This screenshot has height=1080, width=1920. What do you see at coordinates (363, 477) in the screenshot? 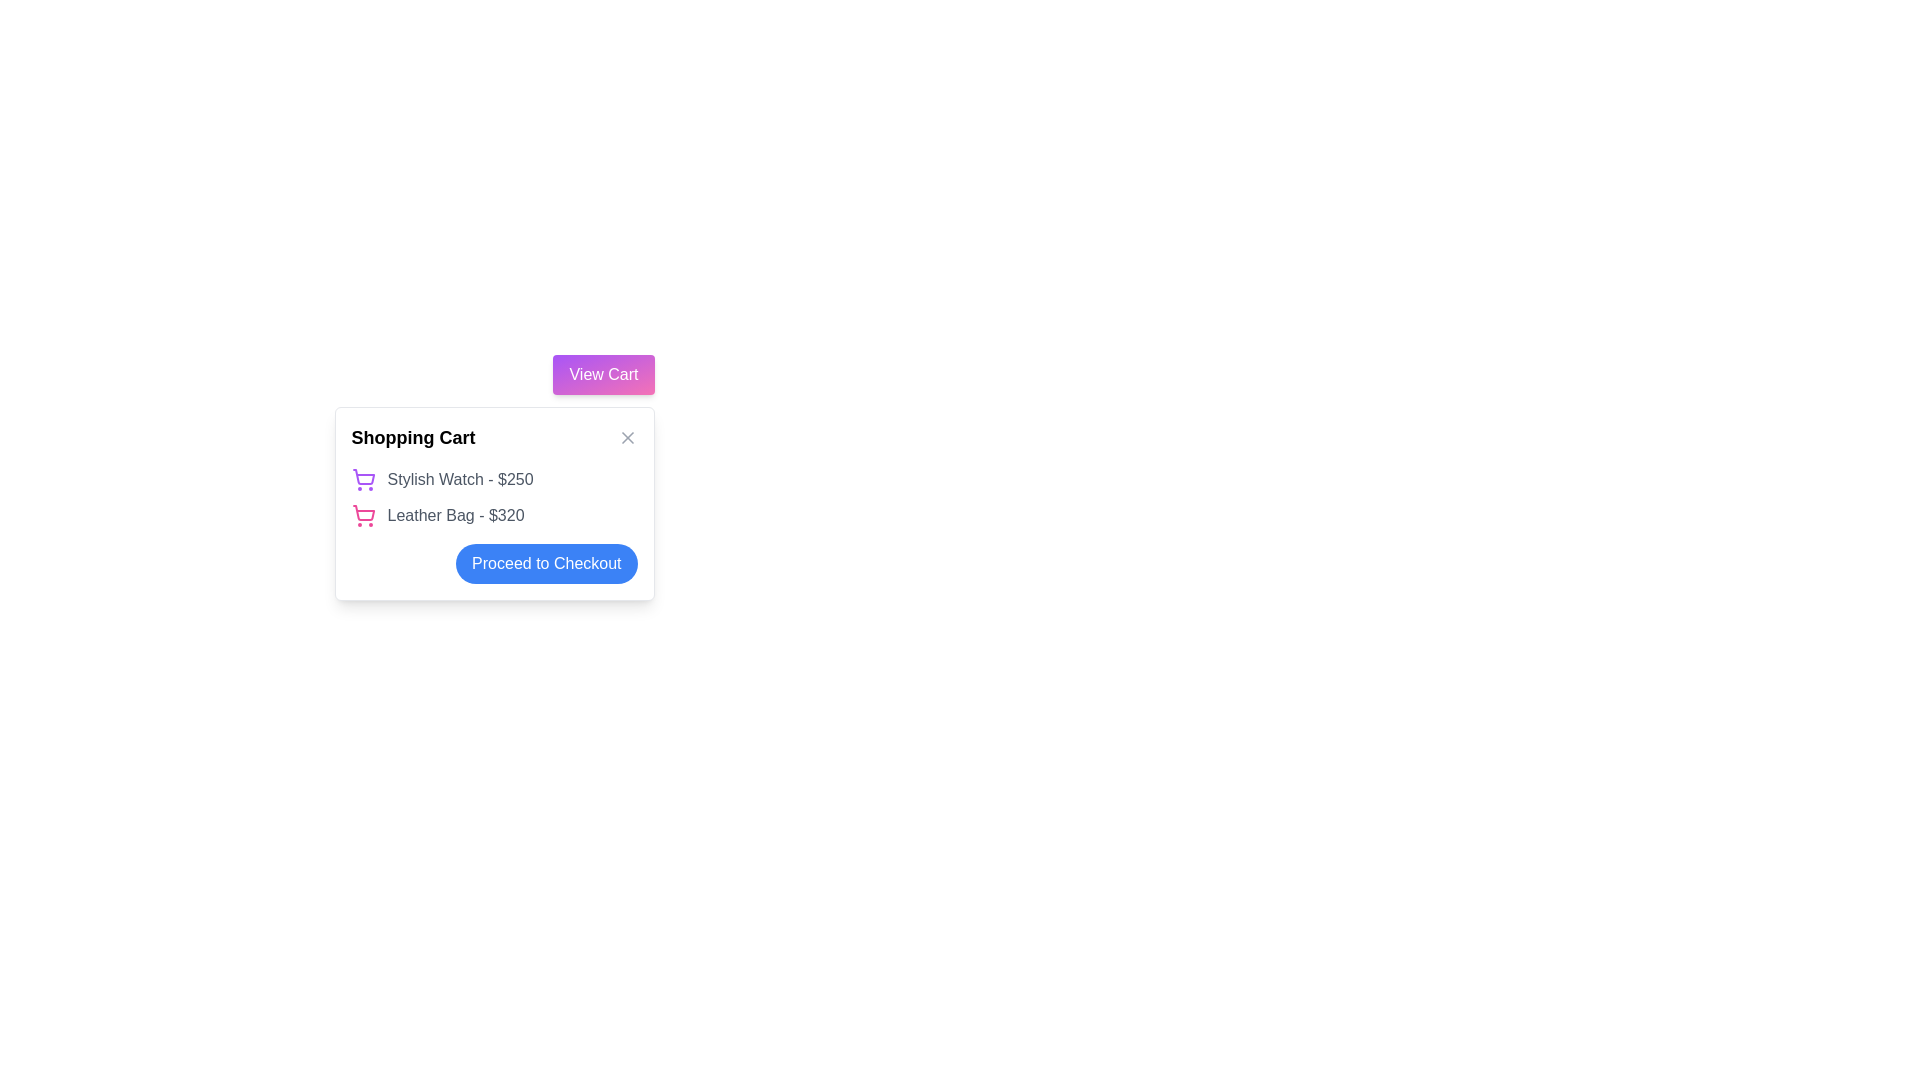
I see `the central part of the shopping cart icon, which represents the main body of the cart in the vector graphic set used for e-commerce features` at bounding box center [363, 477].